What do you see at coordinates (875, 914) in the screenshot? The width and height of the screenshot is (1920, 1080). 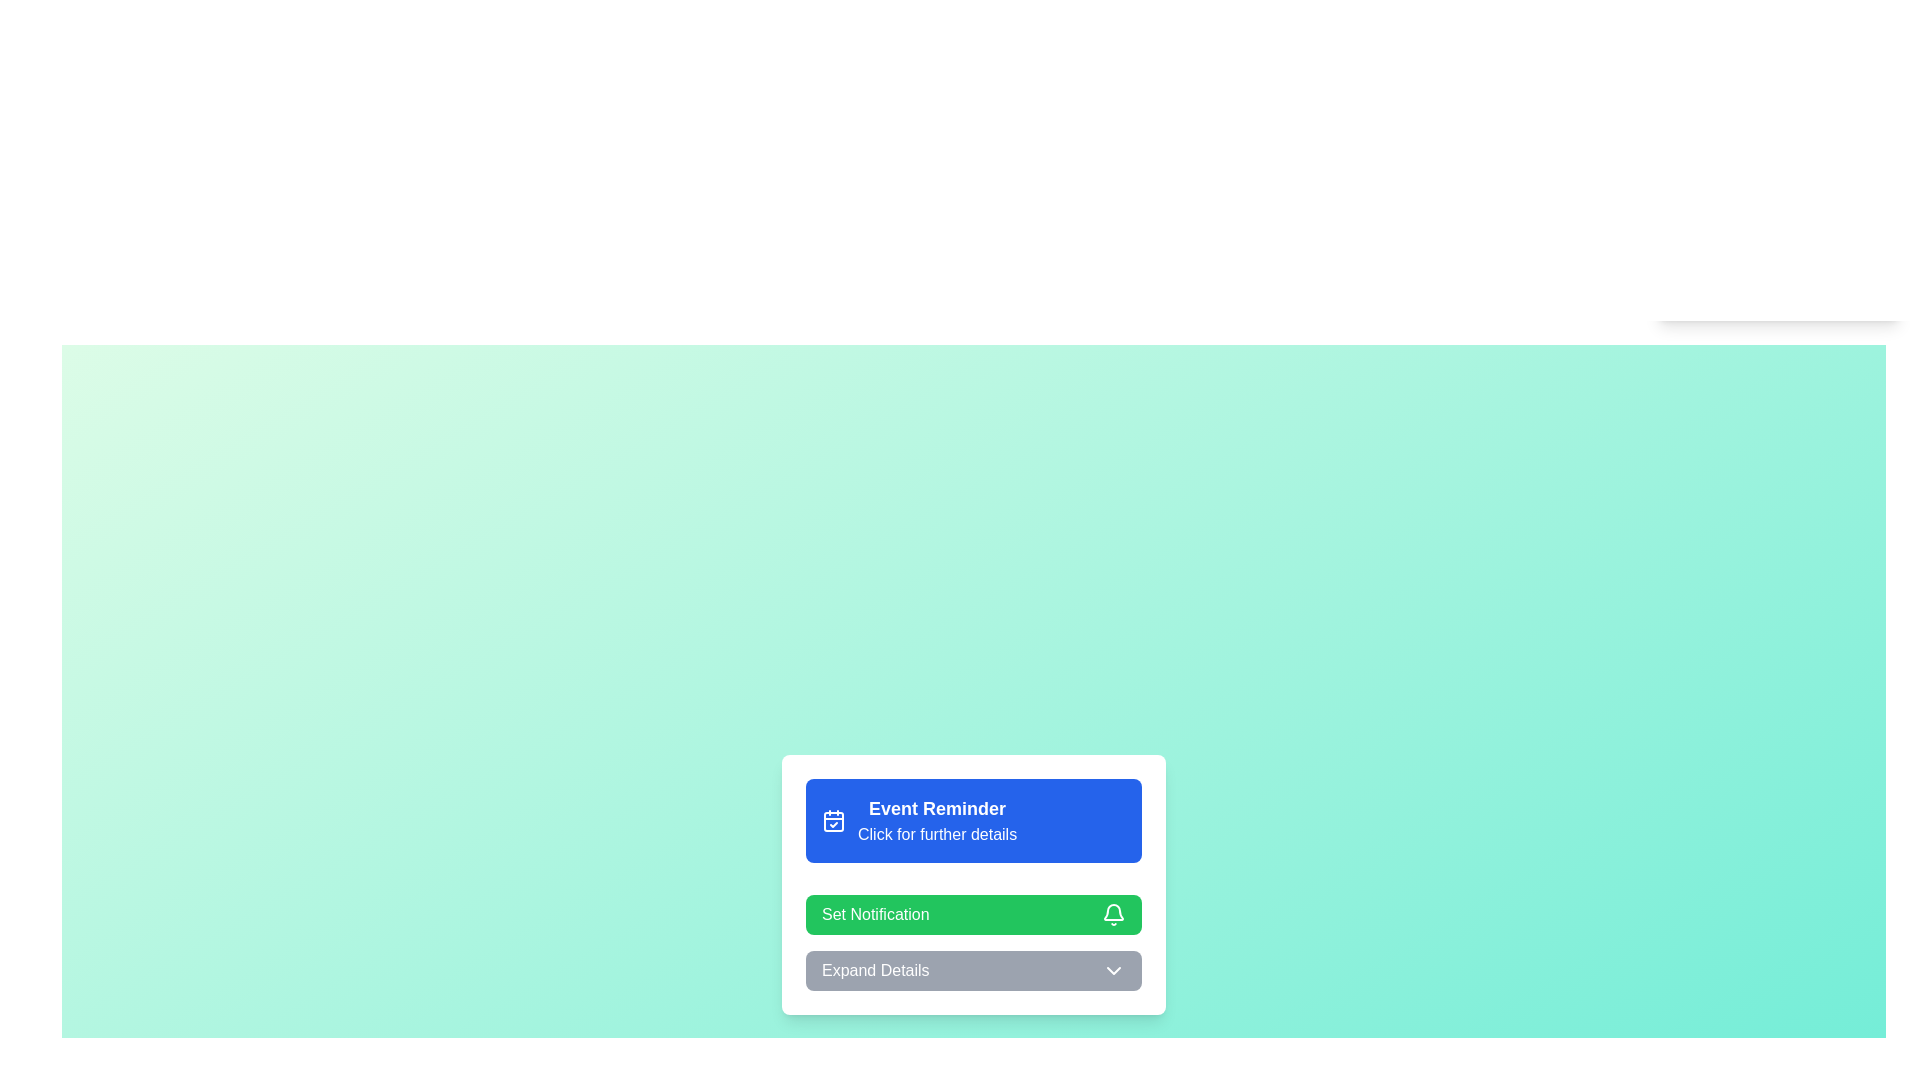 I see `the 'Set Notification' text label displayed in white font on a green background, located within a green rectangular button under the 'Event Reminder' header` at bounding box center [875, 914].